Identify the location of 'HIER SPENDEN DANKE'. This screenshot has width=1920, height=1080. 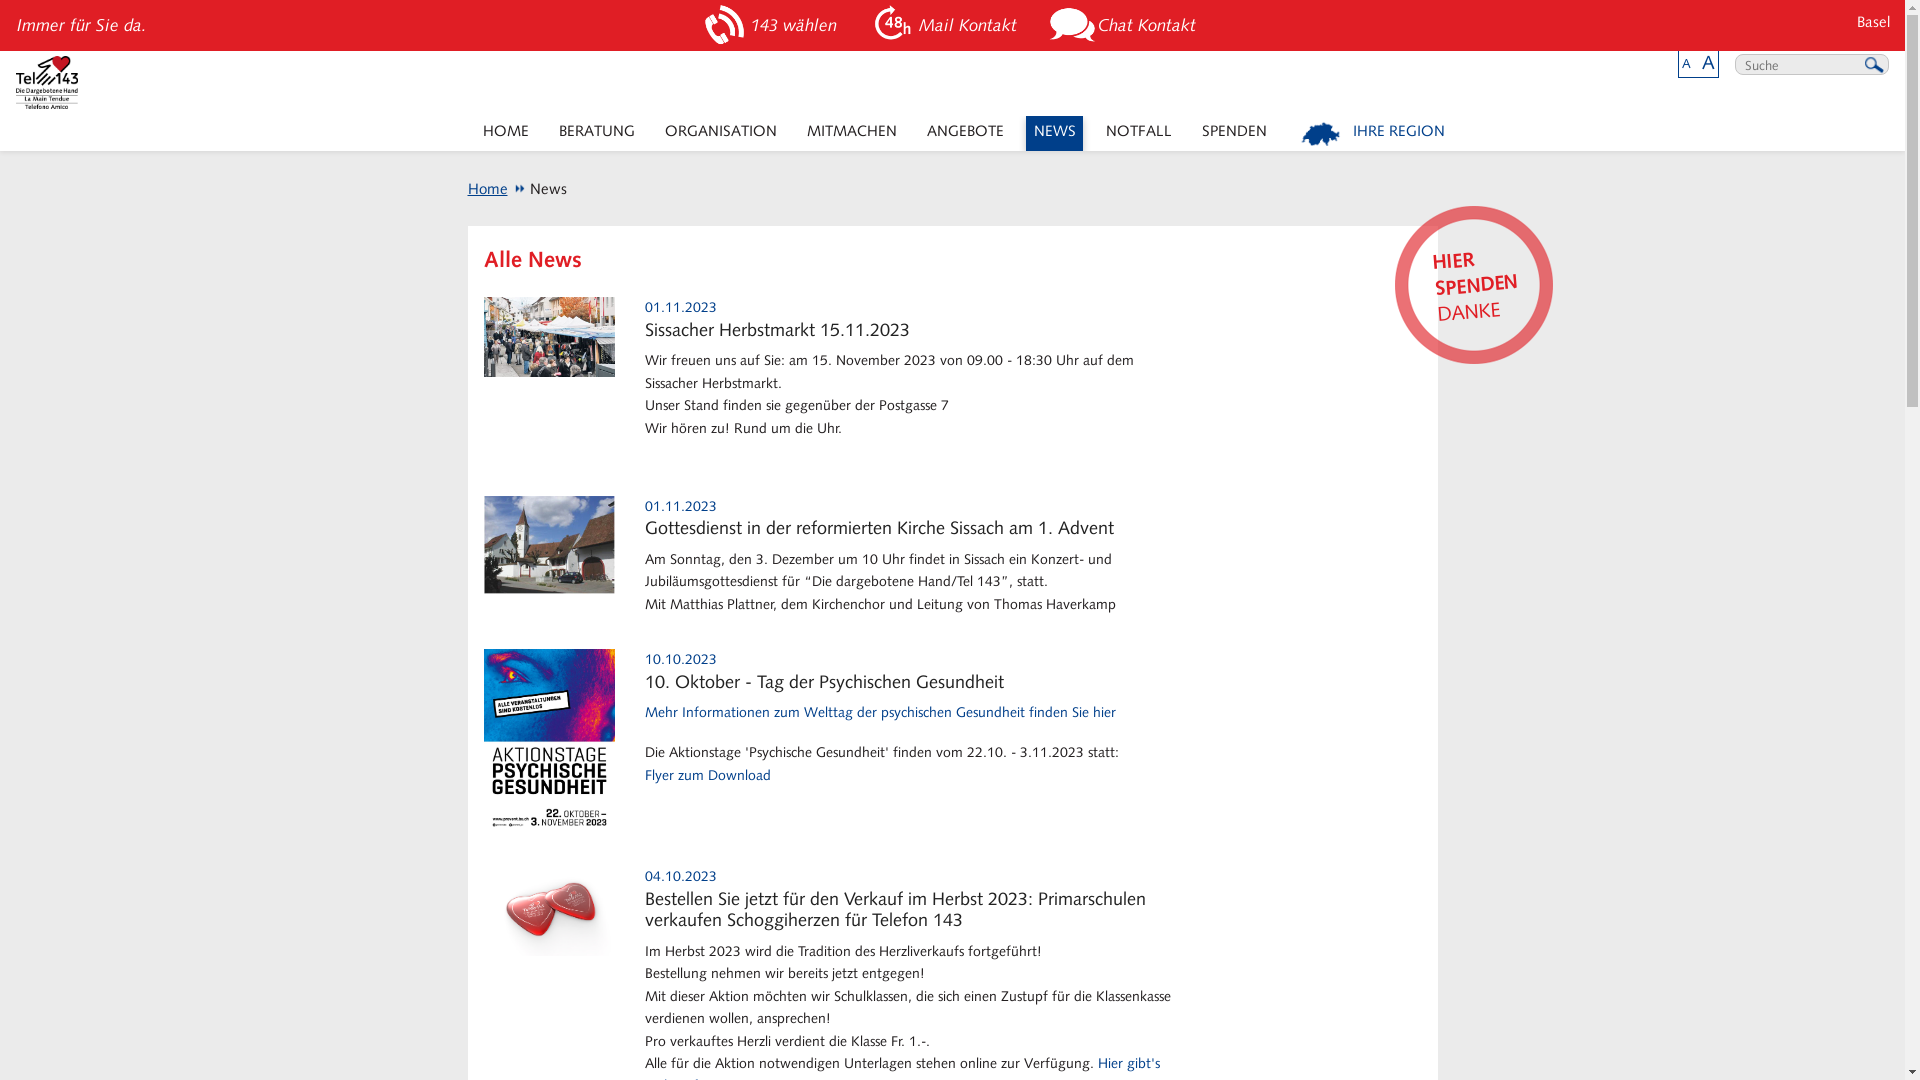
(1468, 280).